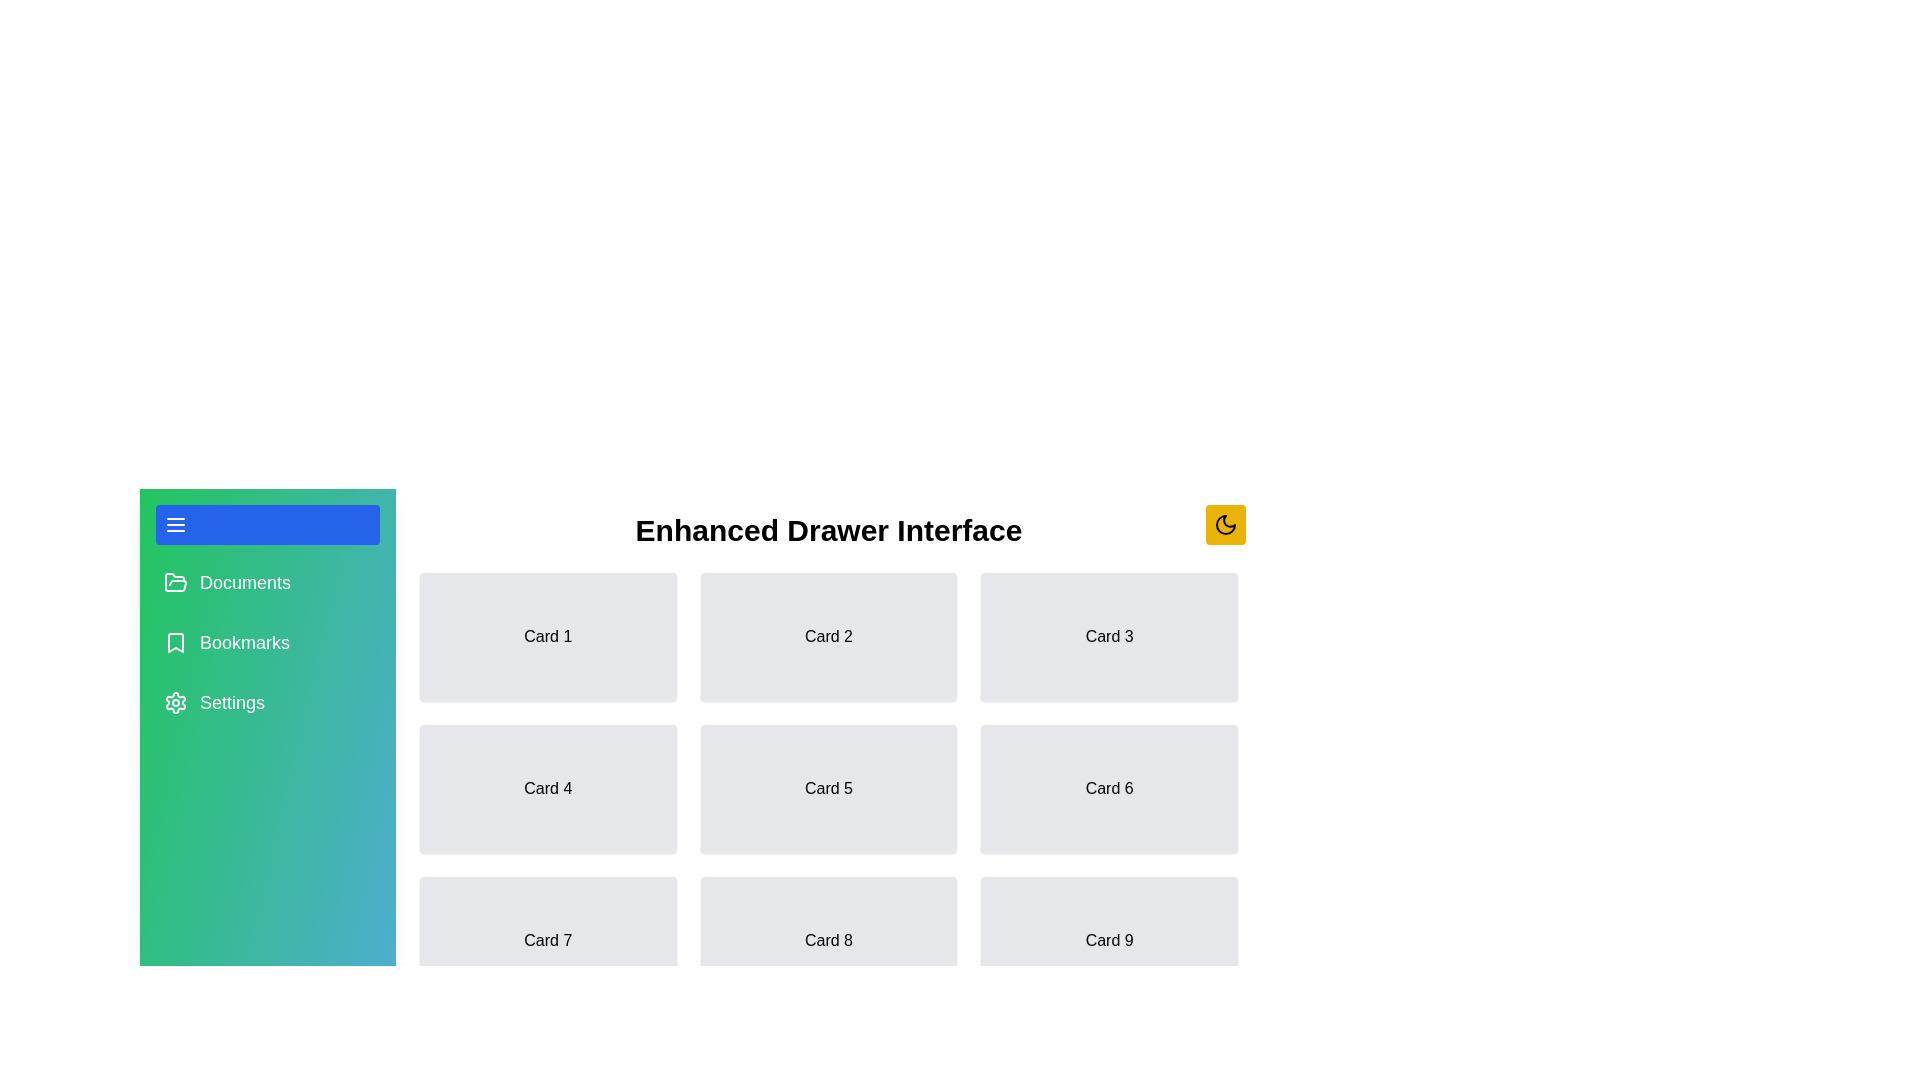 The image size is (1920, 1080). What do you see at coordinates (267, 582) in the screenshot?
I see `the menu item Documents to select it` at bounding box center [267, 582].